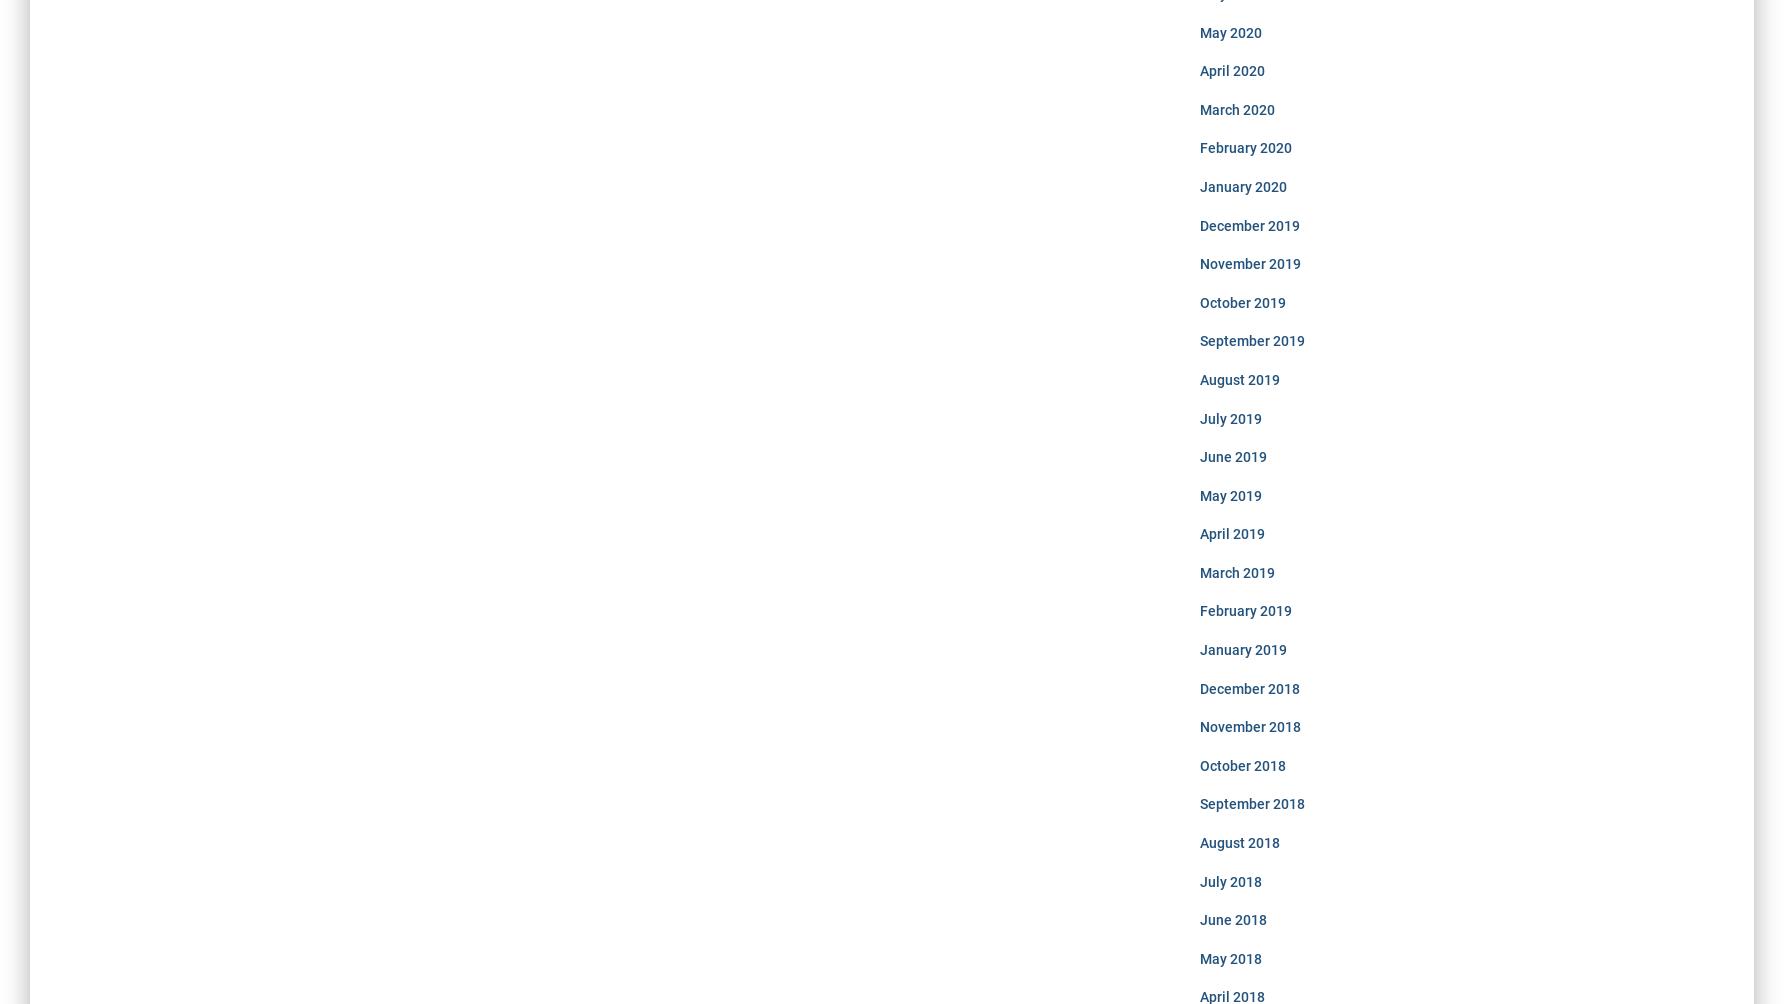 The height and width of the screenshot is (1004, 1784). What do you see at coordinates (1229, 32) in the screenshot?
I see `'May 2020'` at bounding box center [1229, 32].